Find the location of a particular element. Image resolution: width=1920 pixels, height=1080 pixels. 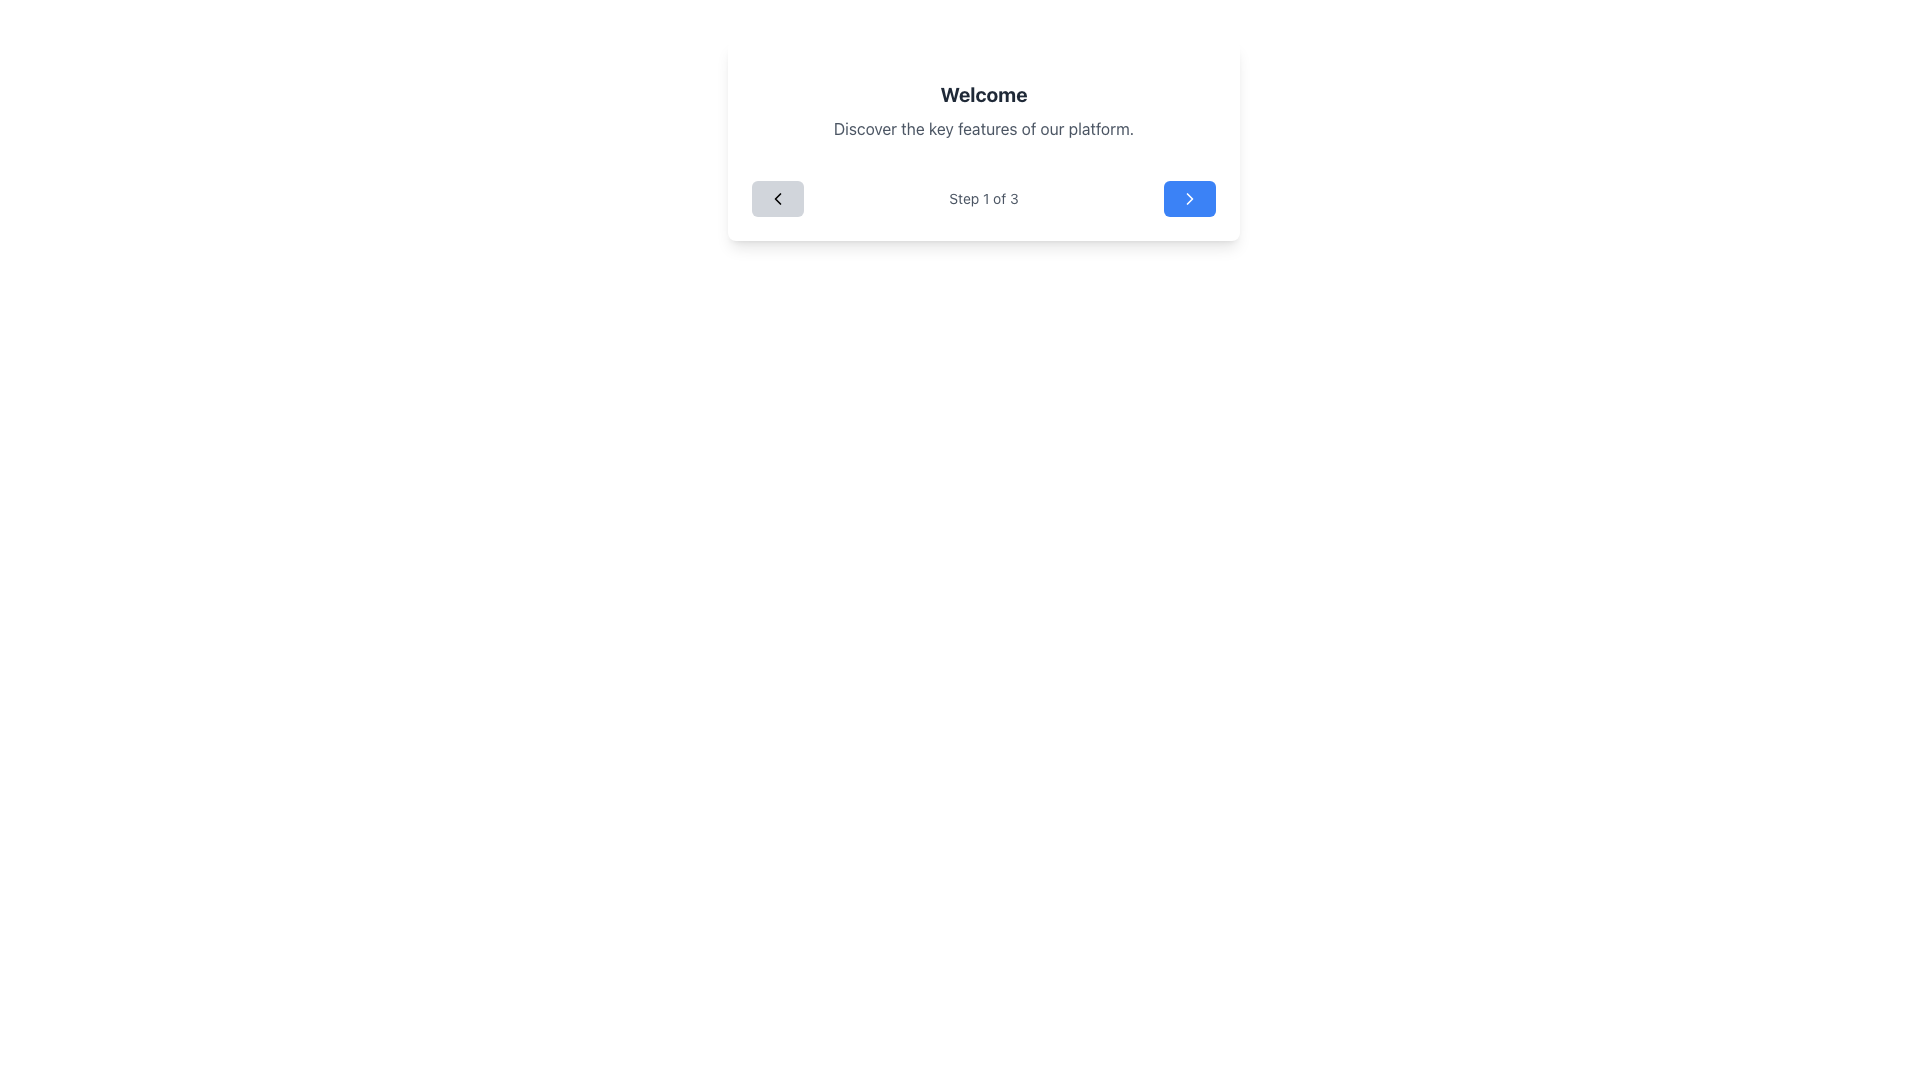

the triangular-shaped chevron icon located in the rightmost button region of the UI card component is located at coordinates (1190, 199).